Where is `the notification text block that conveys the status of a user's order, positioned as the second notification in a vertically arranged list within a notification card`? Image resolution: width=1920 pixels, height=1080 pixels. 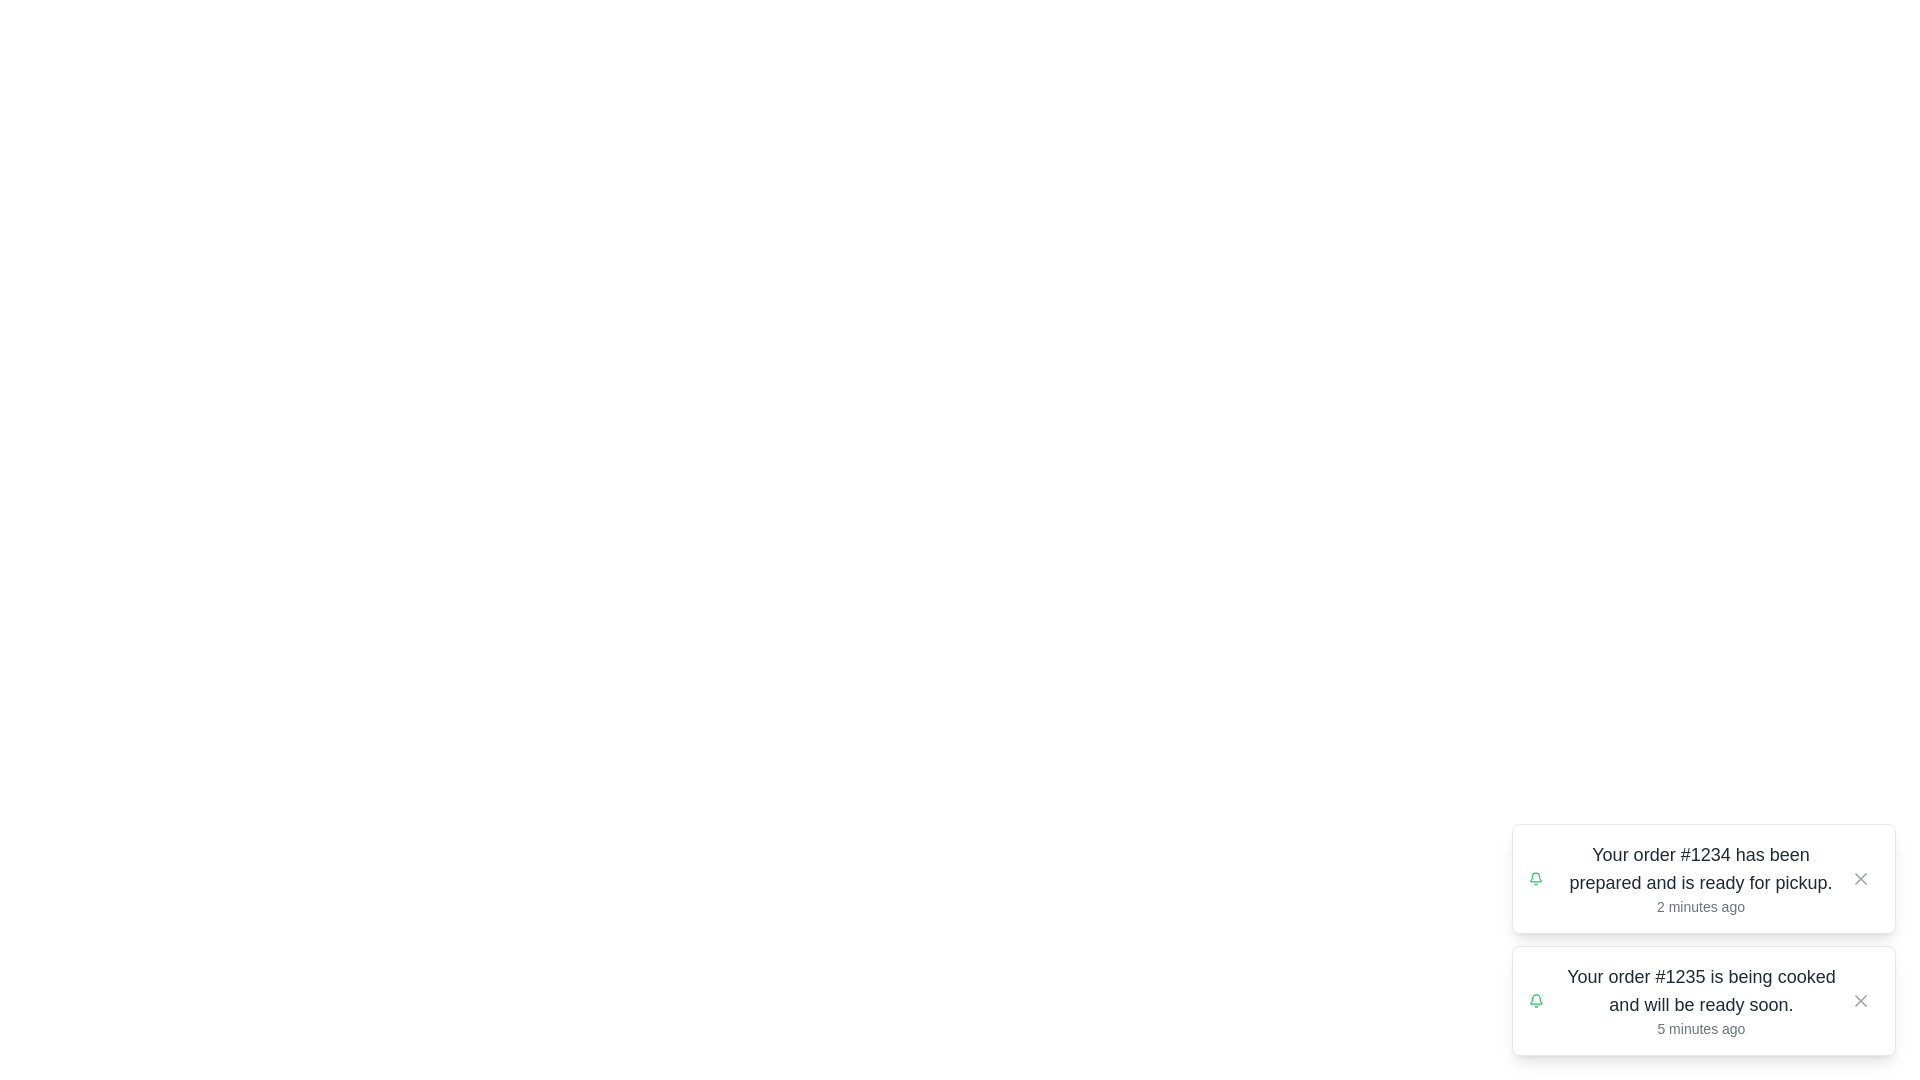
the notification text block that conveys the status of a user's order, positioned as the second notification in a vertically arranged list within a notification card is located at coordinates (1700, 991).